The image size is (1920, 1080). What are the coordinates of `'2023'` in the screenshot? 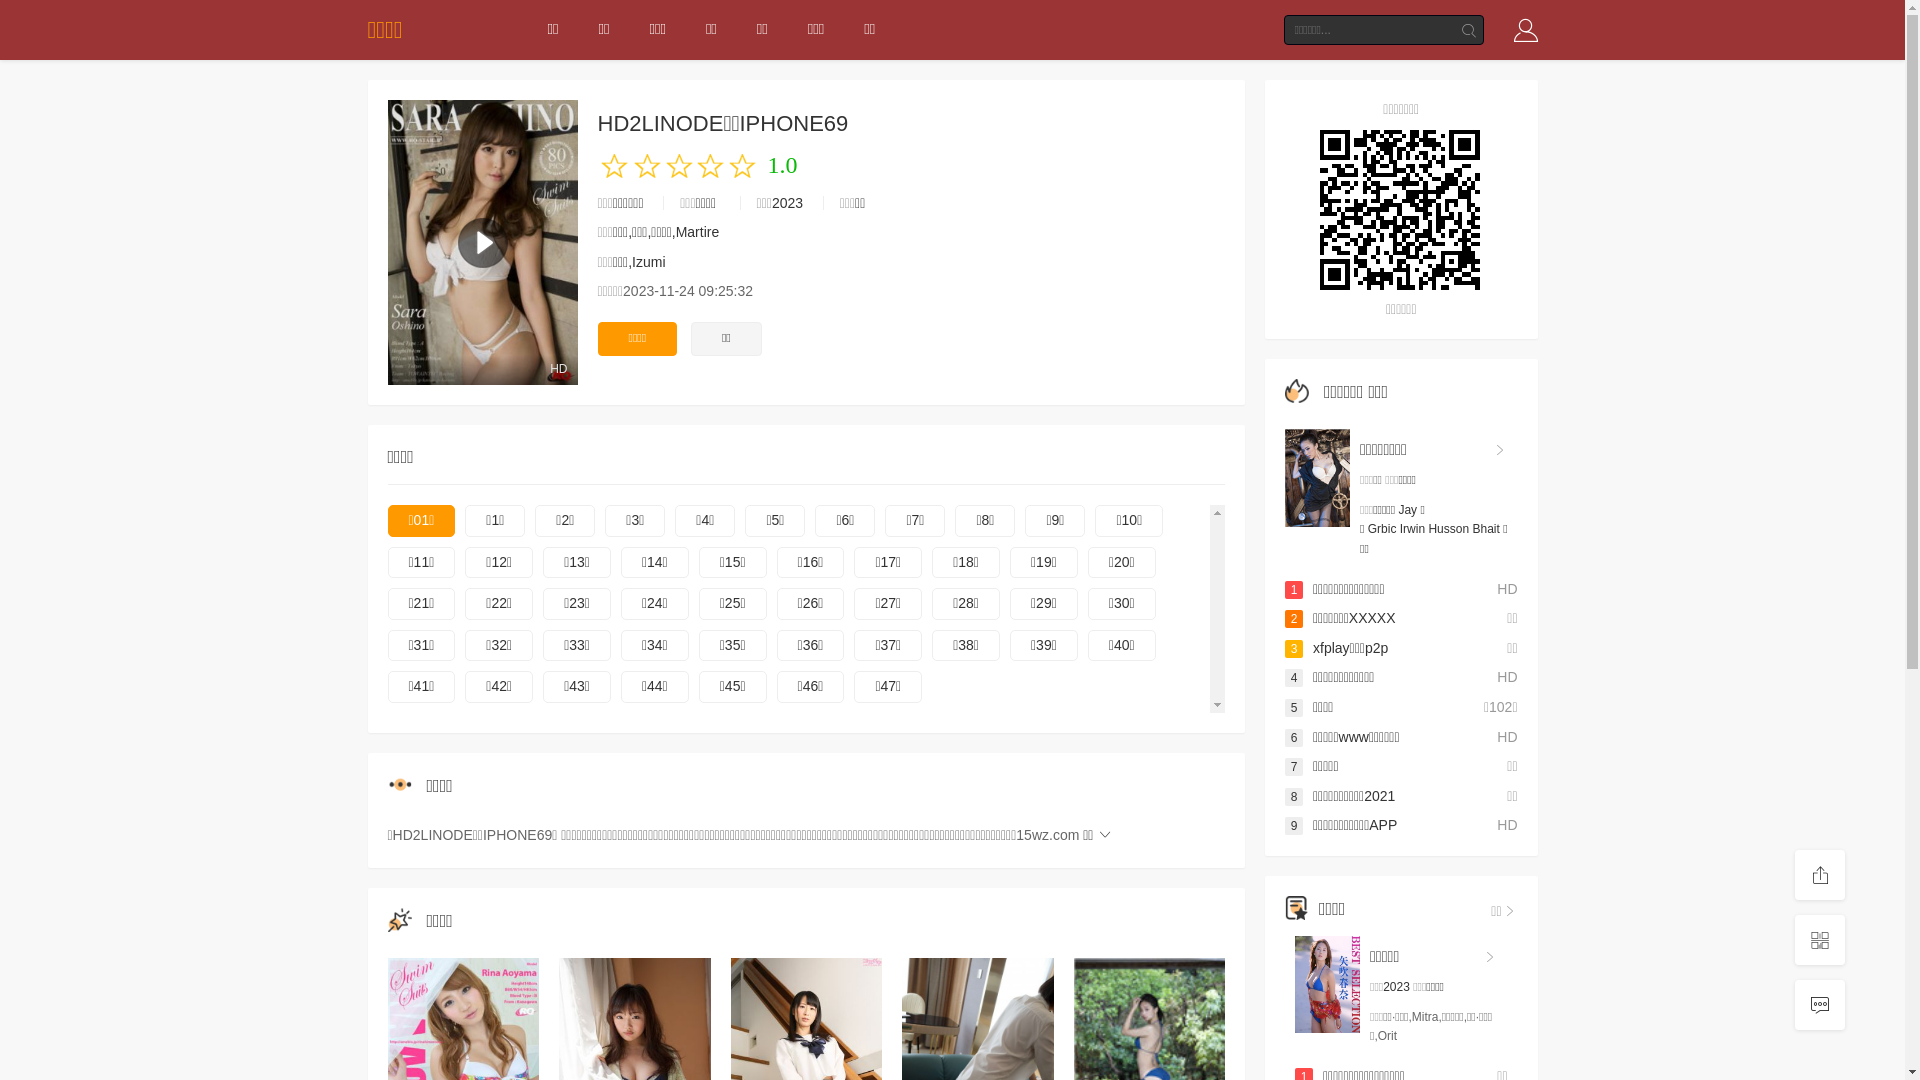 It's located at (786, 203).